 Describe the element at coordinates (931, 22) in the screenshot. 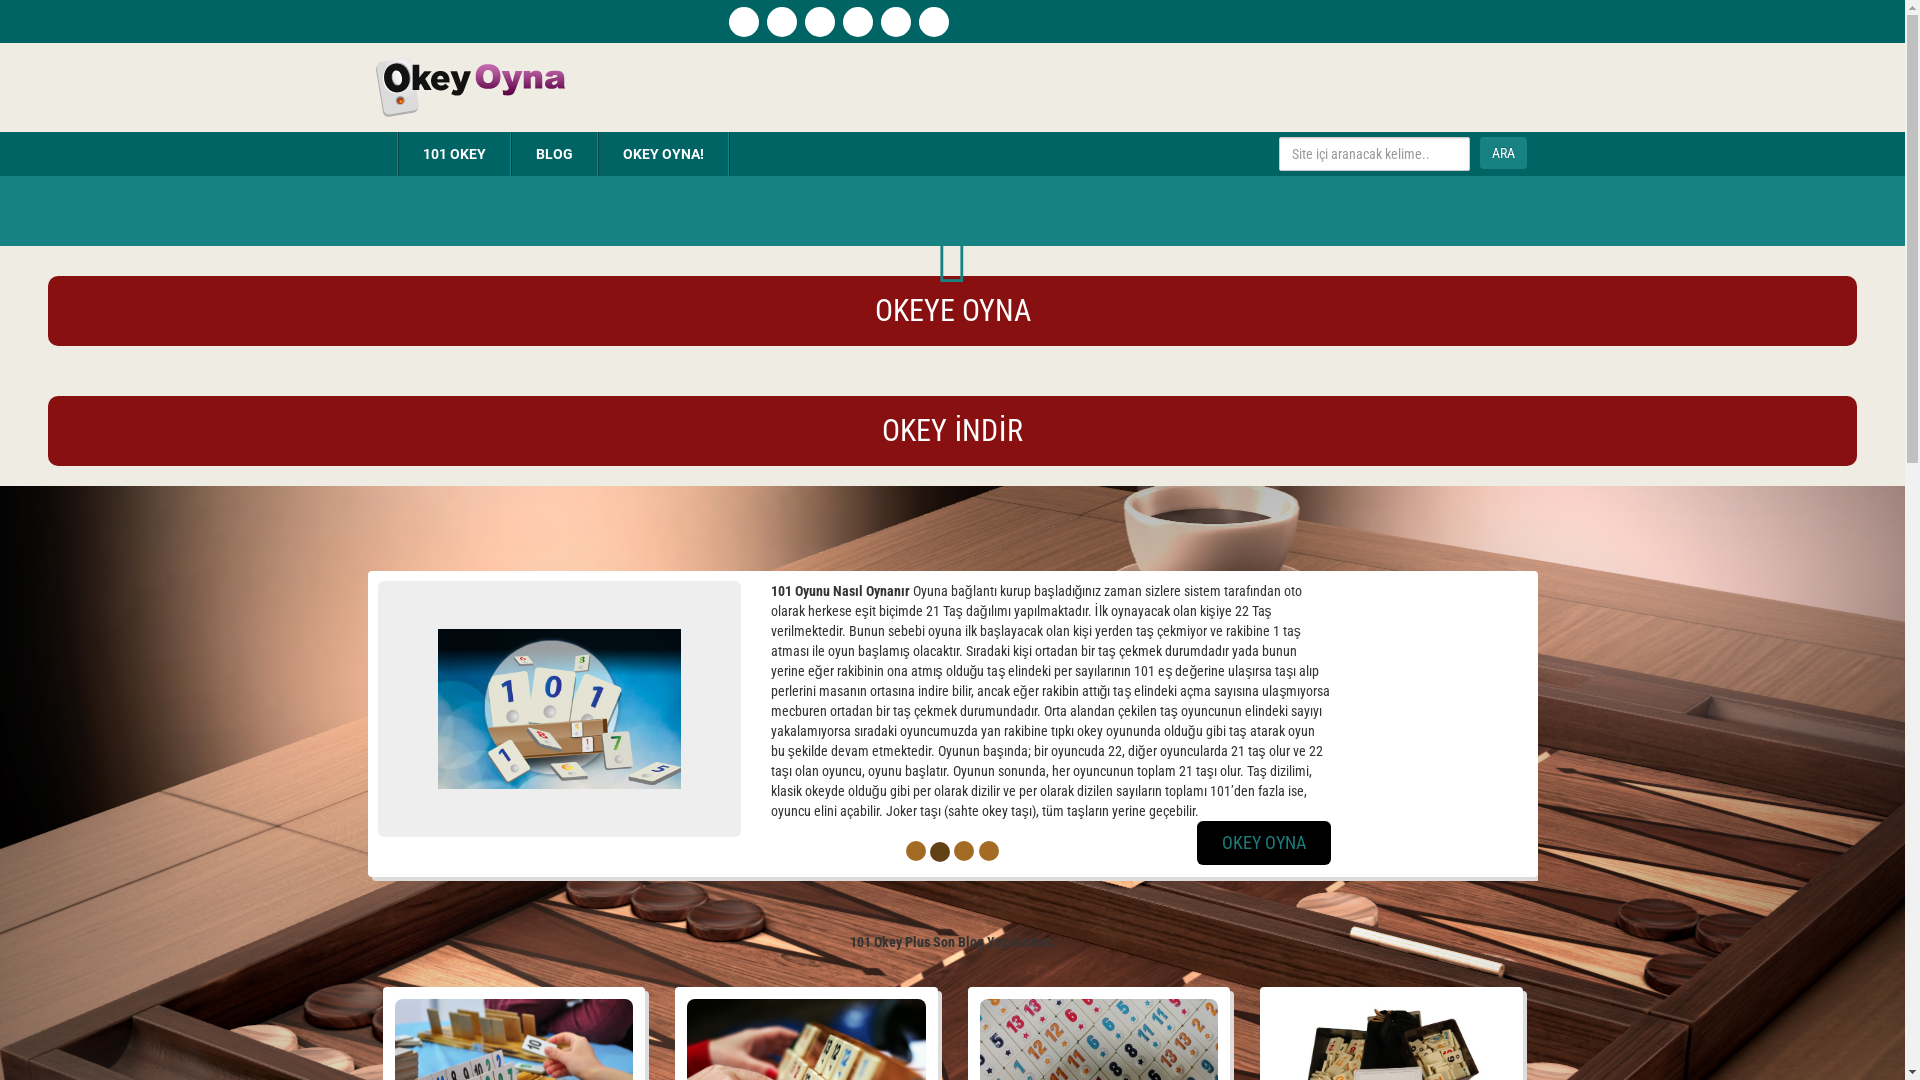

I see `'Linkedin Profilimiz'` at that location.